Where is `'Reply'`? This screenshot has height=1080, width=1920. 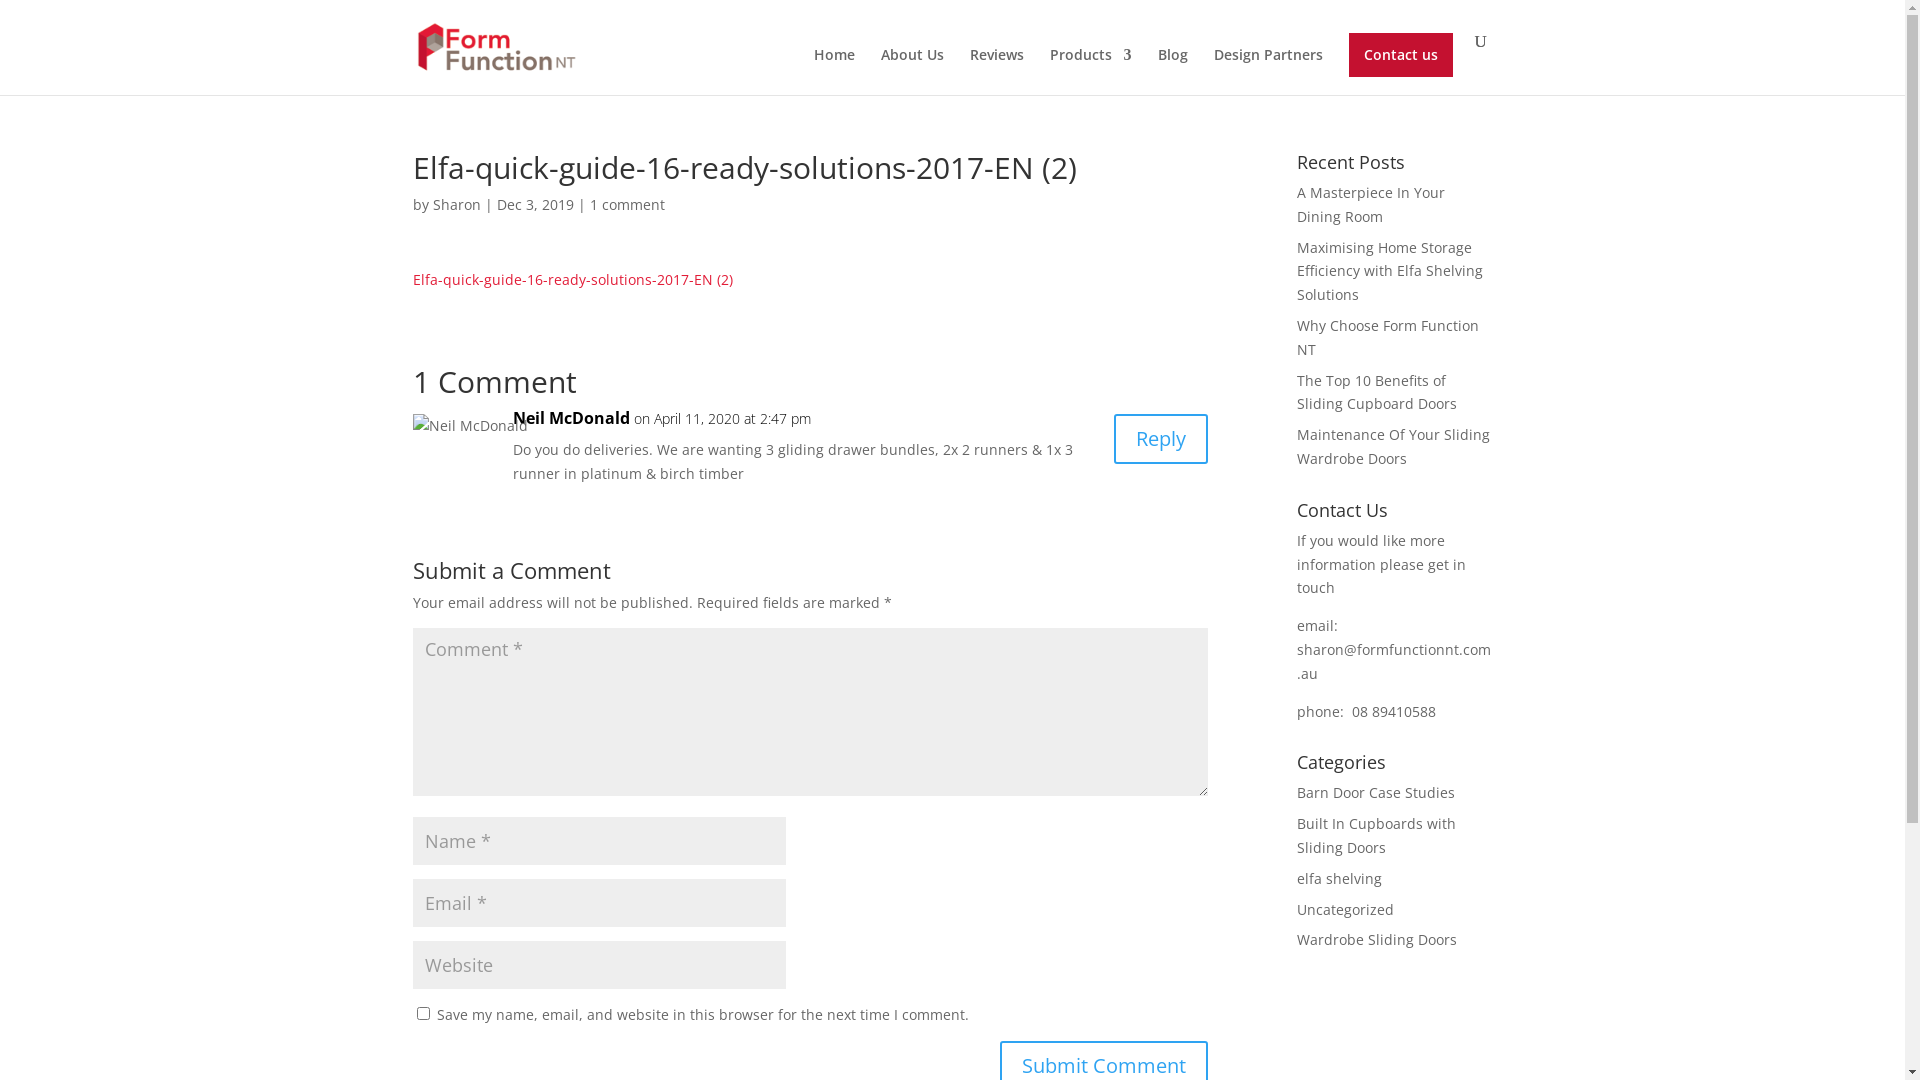
'Reply' is located at coordinates (1161, 438).